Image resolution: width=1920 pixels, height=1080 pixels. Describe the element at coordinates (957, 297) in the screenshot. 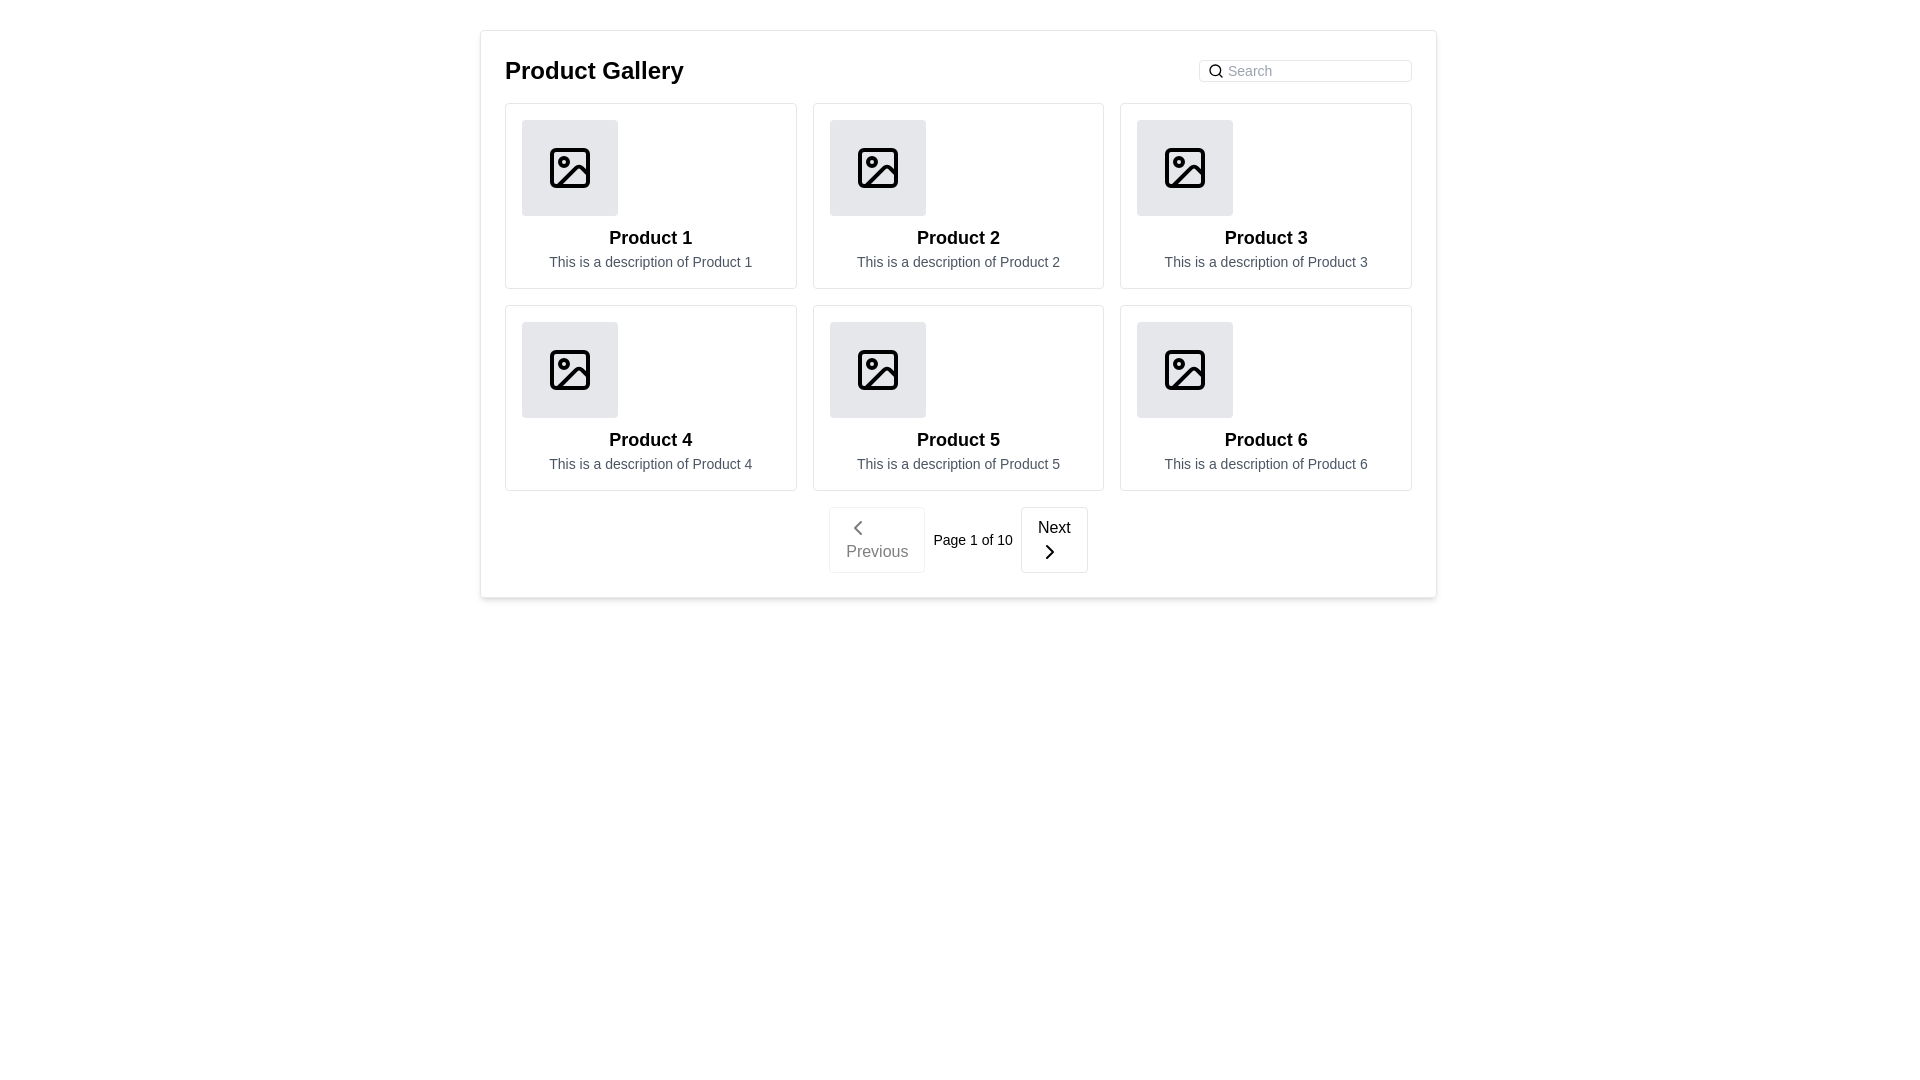

I see `the product card in the grid layout of the 'Product Gallery'` at that location.